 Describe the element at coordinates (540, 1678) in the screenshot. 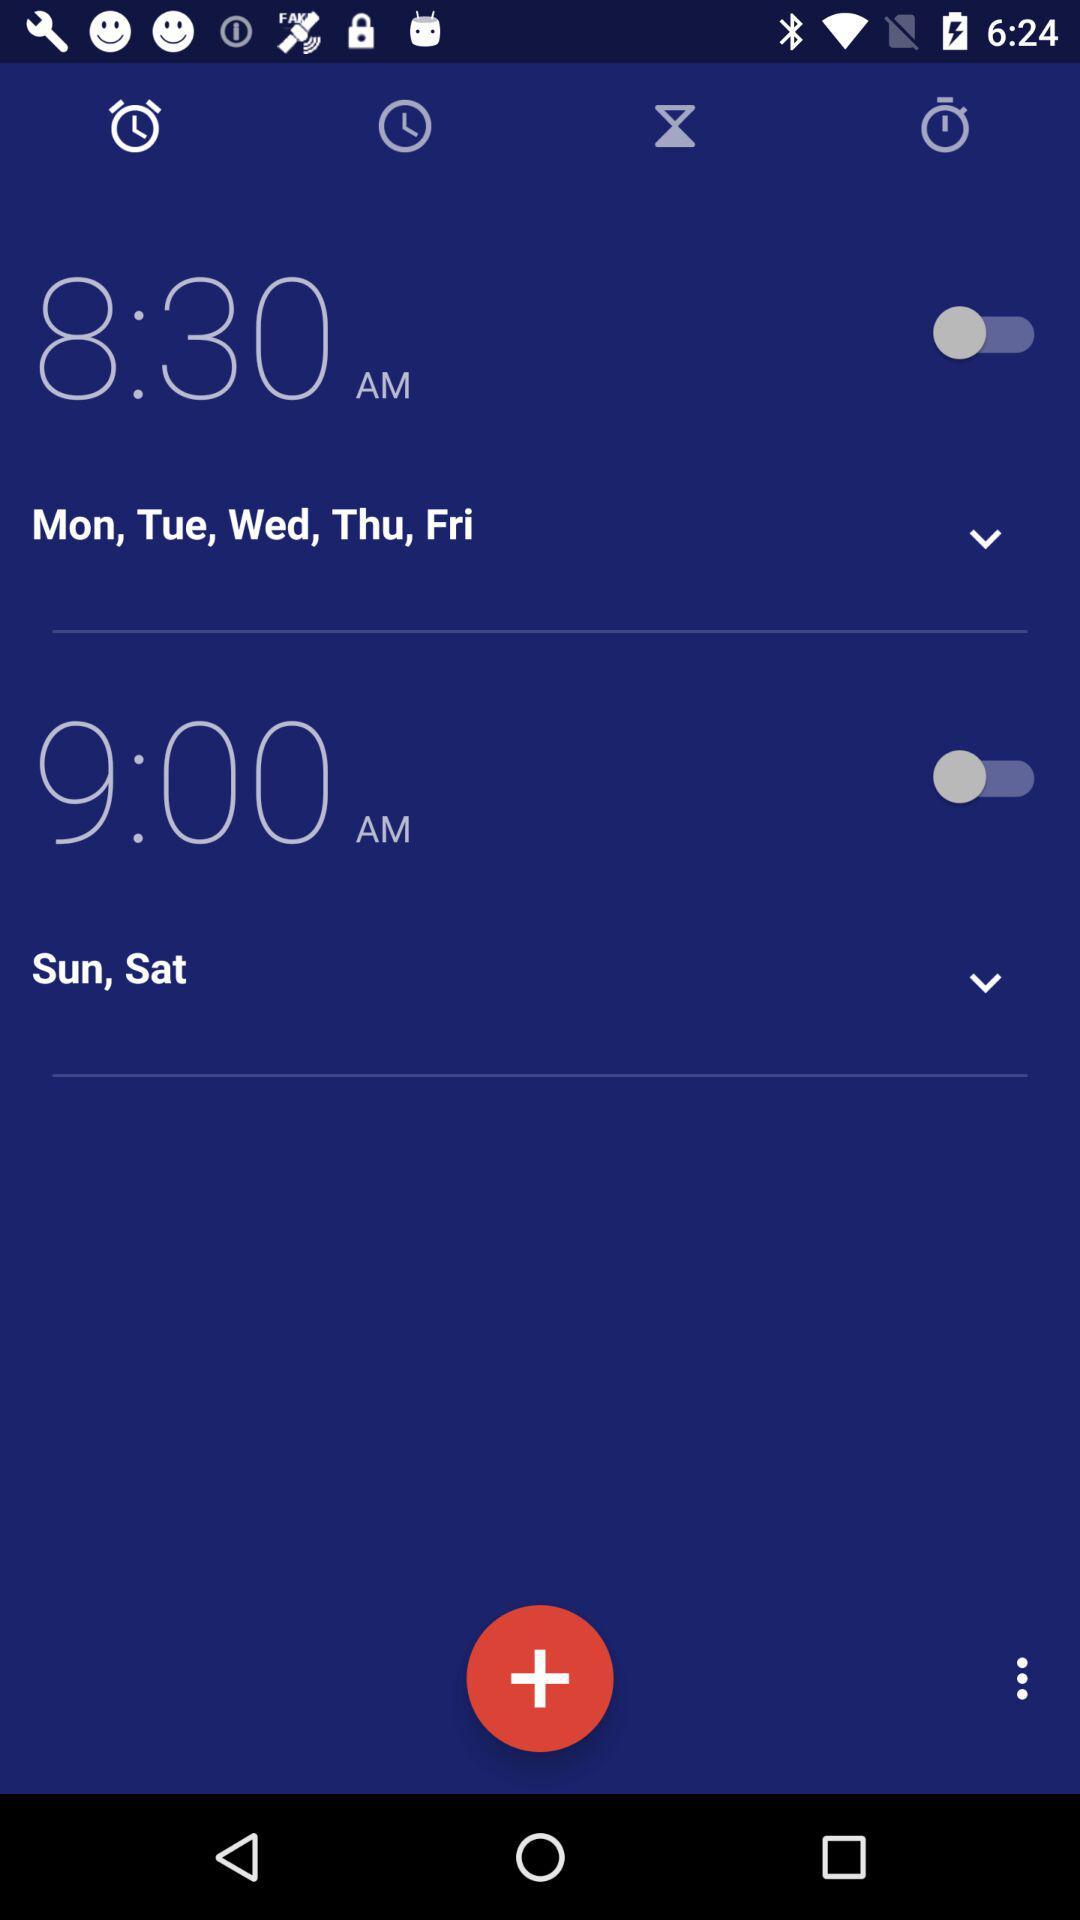

I see `the add icon` at that location.